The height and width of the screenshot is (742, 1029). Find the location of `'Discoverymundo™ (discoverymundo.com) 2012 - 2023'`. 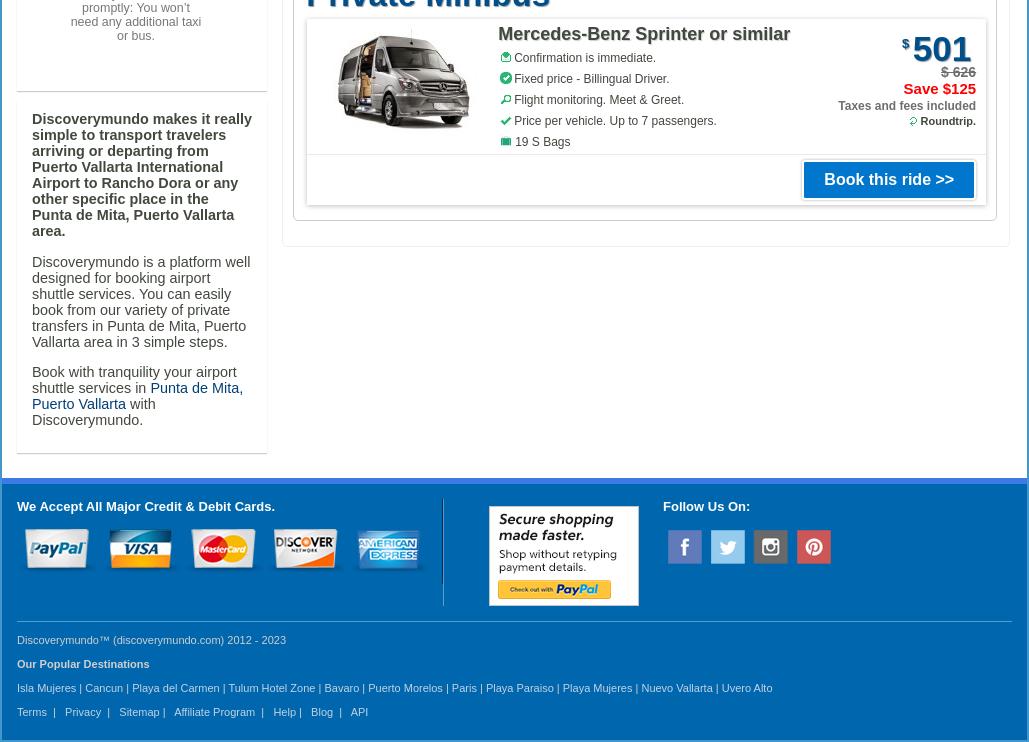

'Discoverymundo™ (discoverymundo.com) 2012 - 2023' is located at coordinates (151, 638).